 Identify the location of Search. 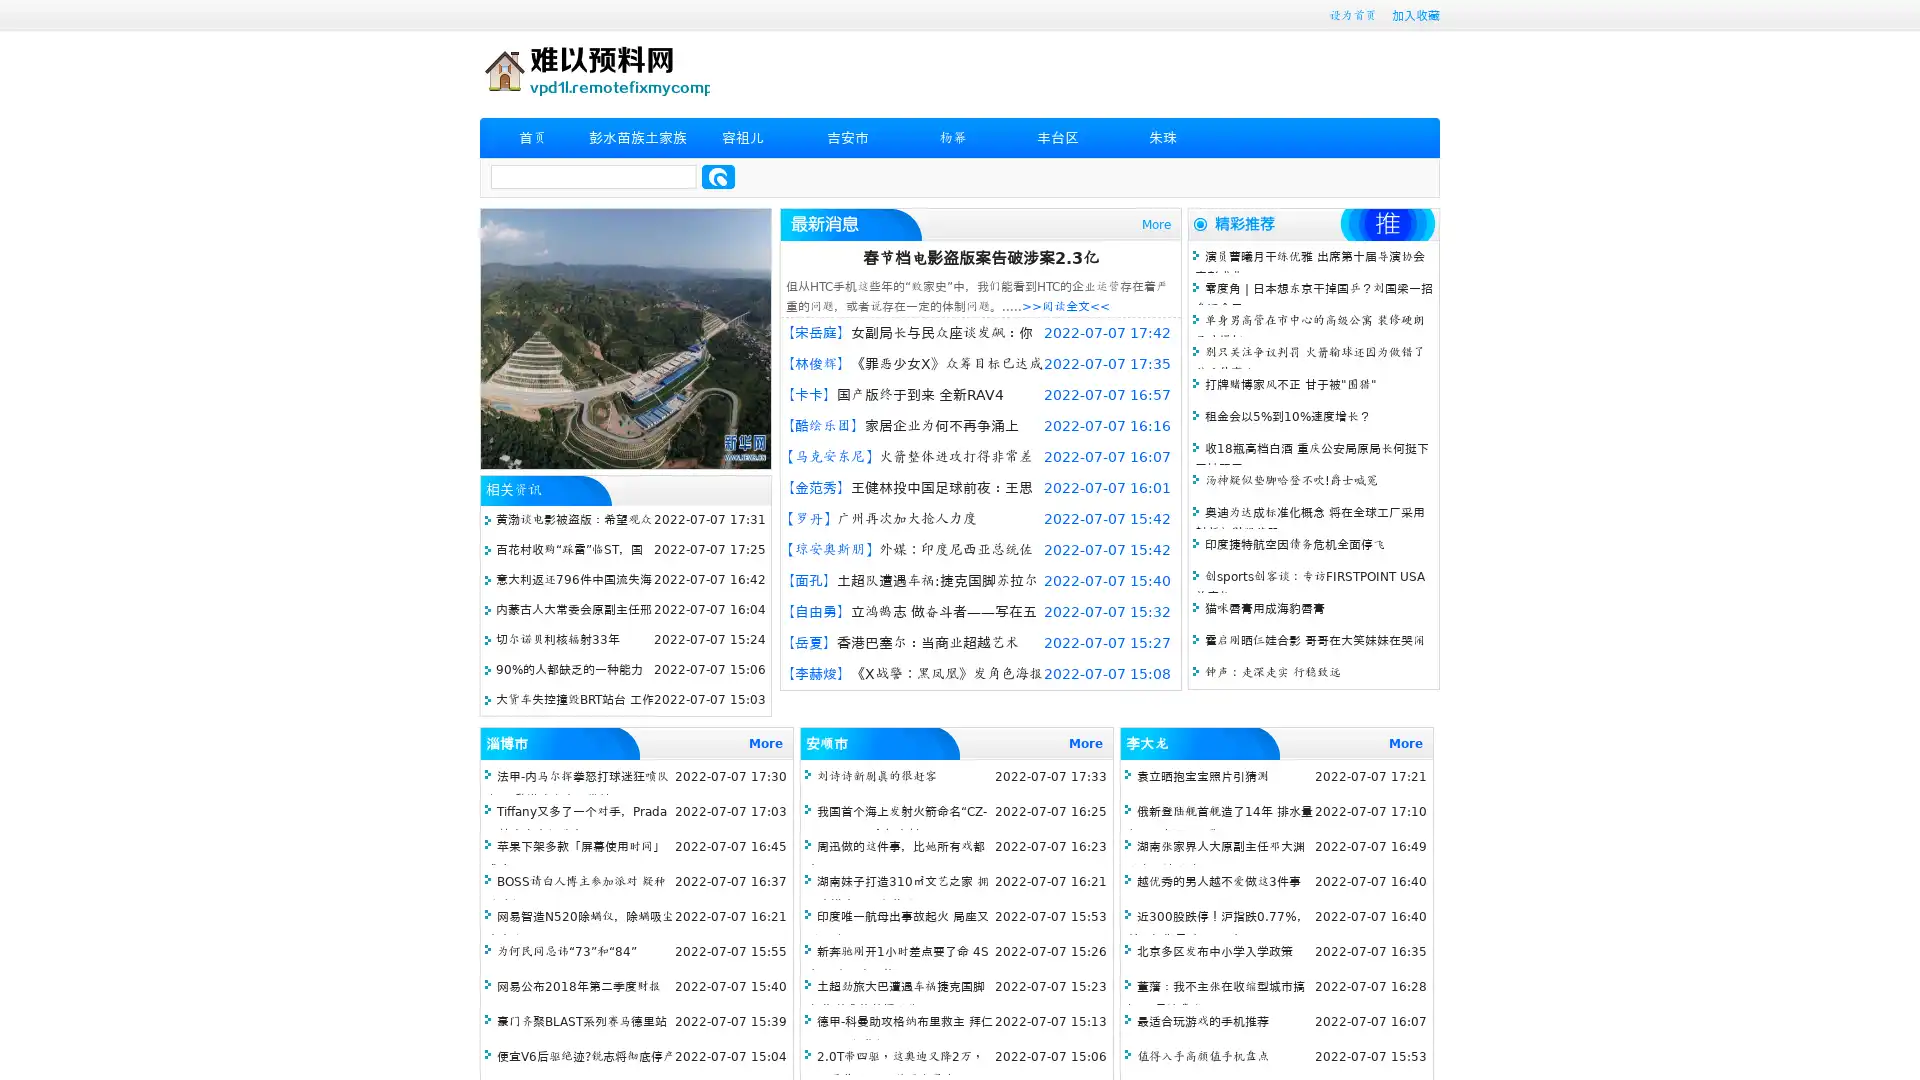
(718, 176).